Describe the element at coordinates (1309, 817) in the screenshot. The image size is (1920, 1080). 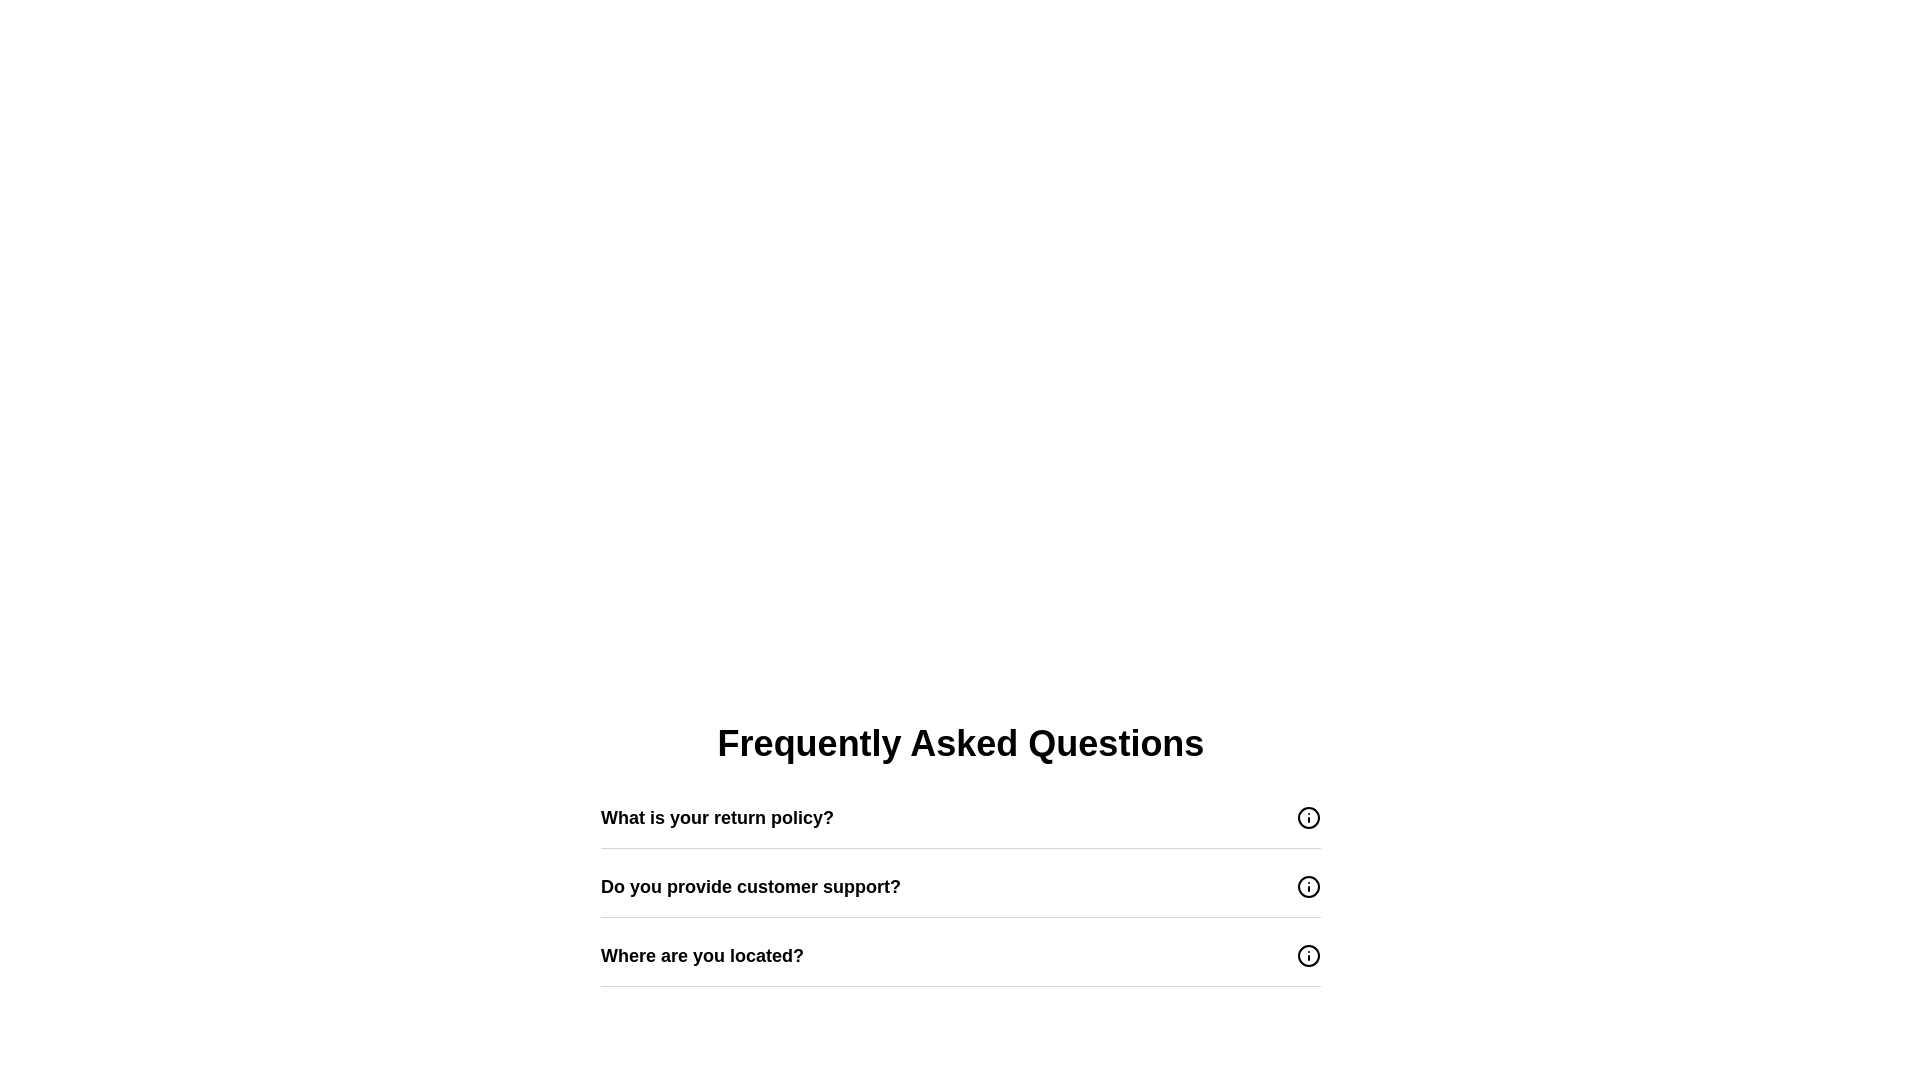
I see `the outermost circle in the top-right corner of the first FAQ entry, which is part of an SVG information icon` at that location.